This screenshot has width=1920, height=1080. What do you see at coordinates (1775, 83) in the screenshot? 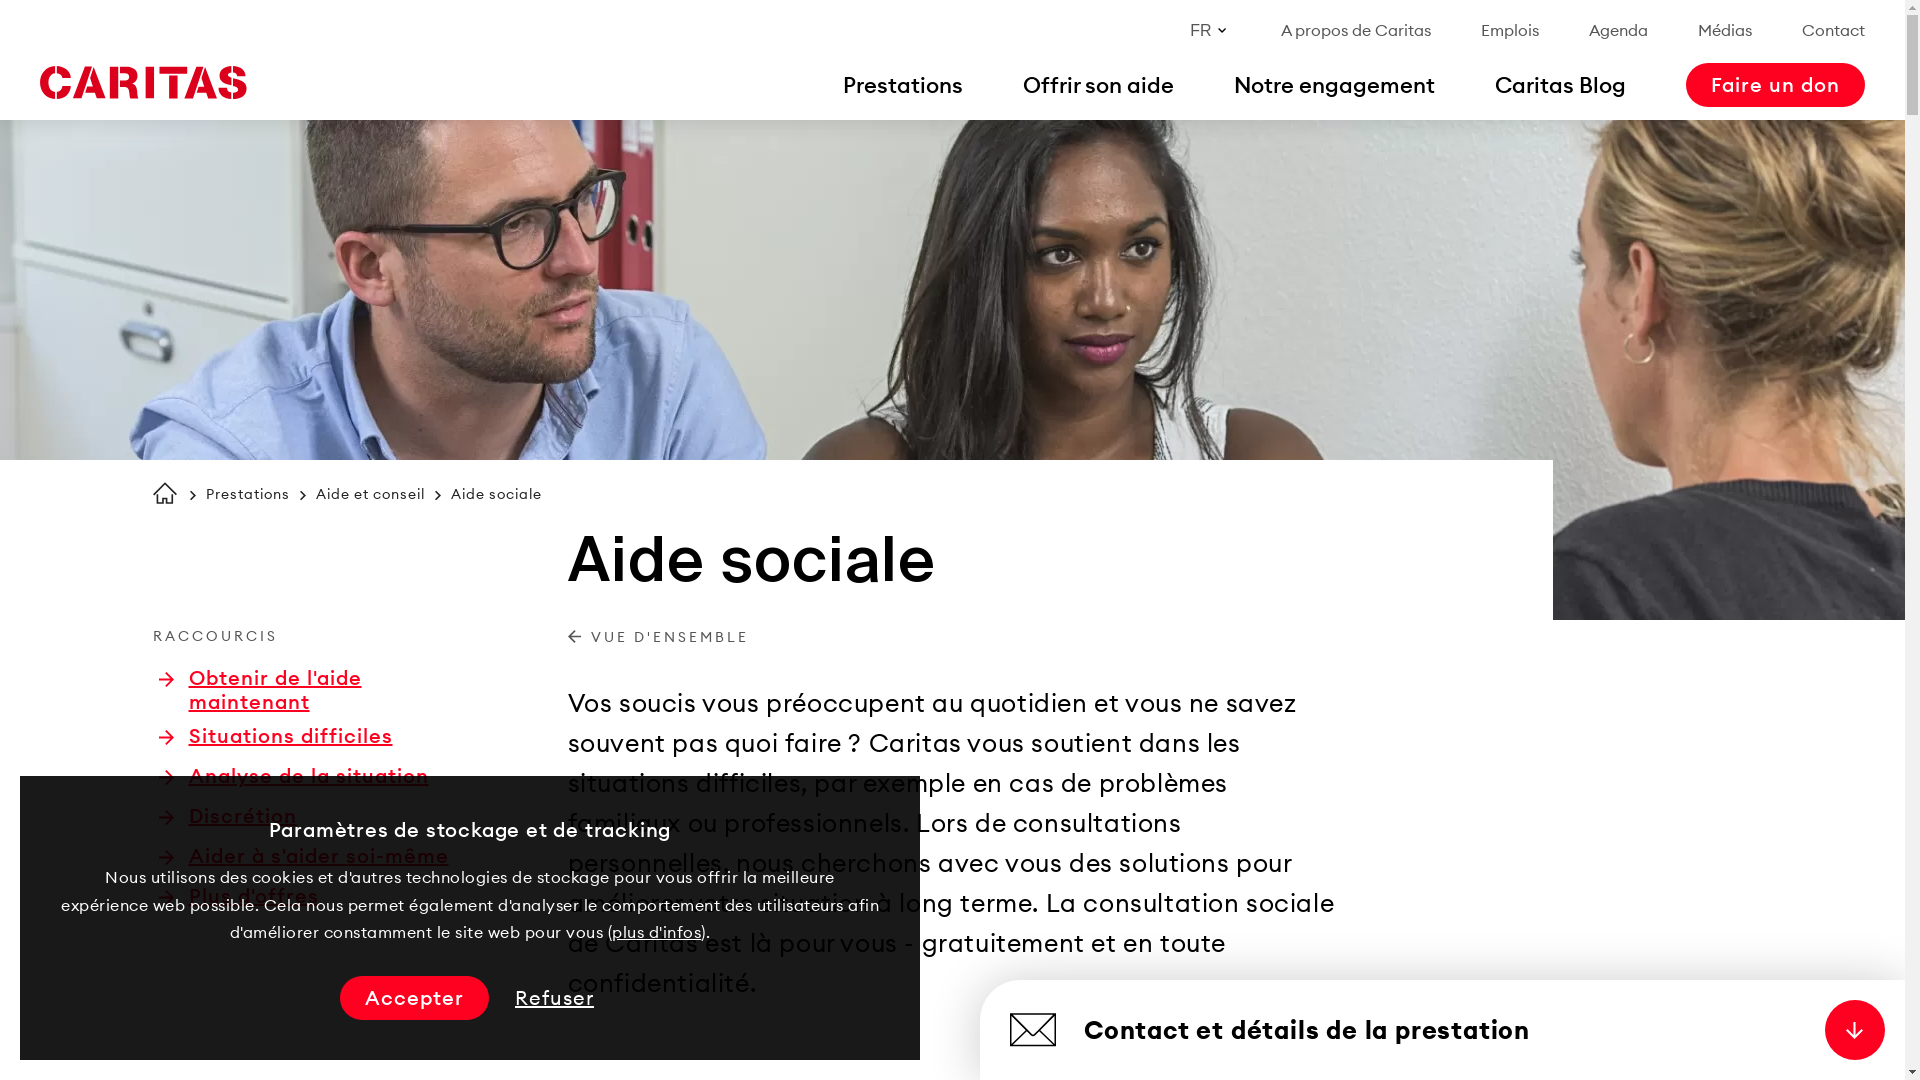
I see `'Faire un don'` at bounding box center [1775, 83].